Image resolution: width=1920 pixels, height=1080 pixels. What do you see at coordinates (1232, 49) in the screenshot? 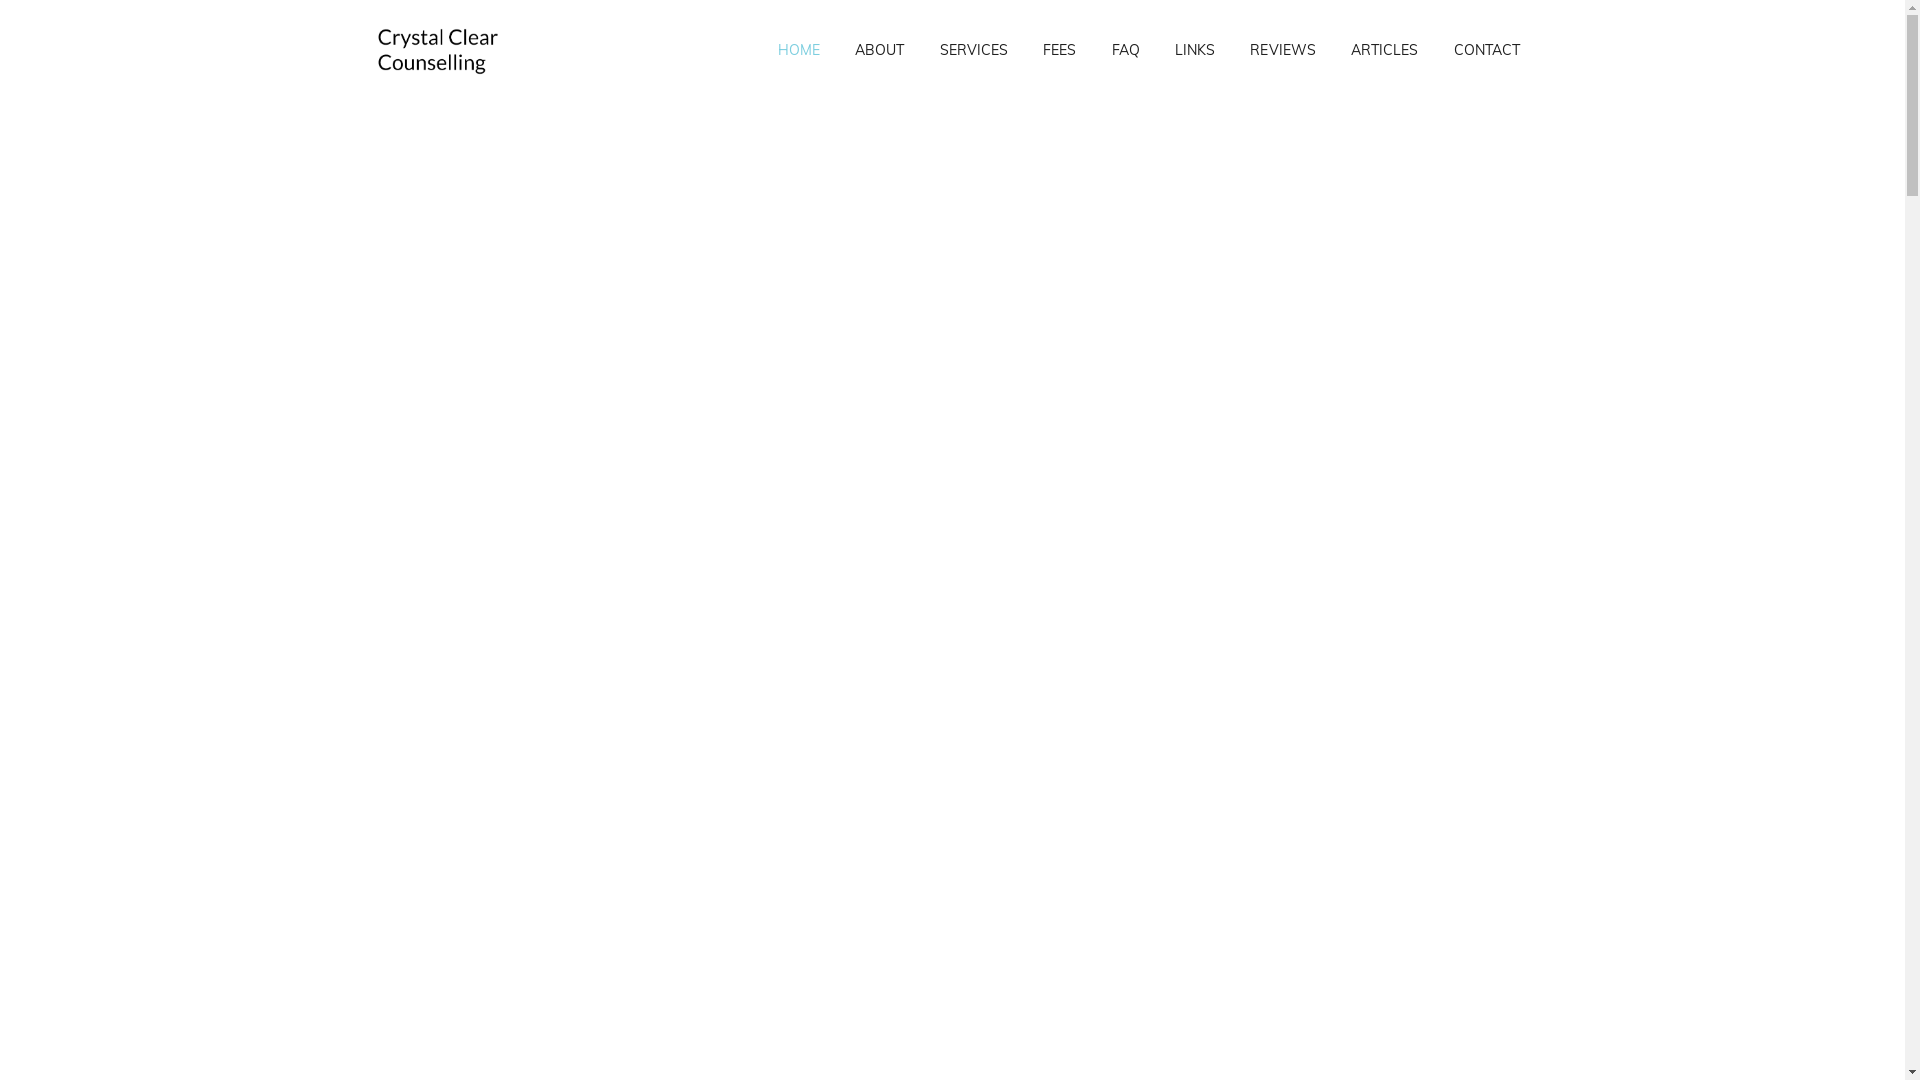
I see `'REVIEWS'` at bounding box center [1232, 49].